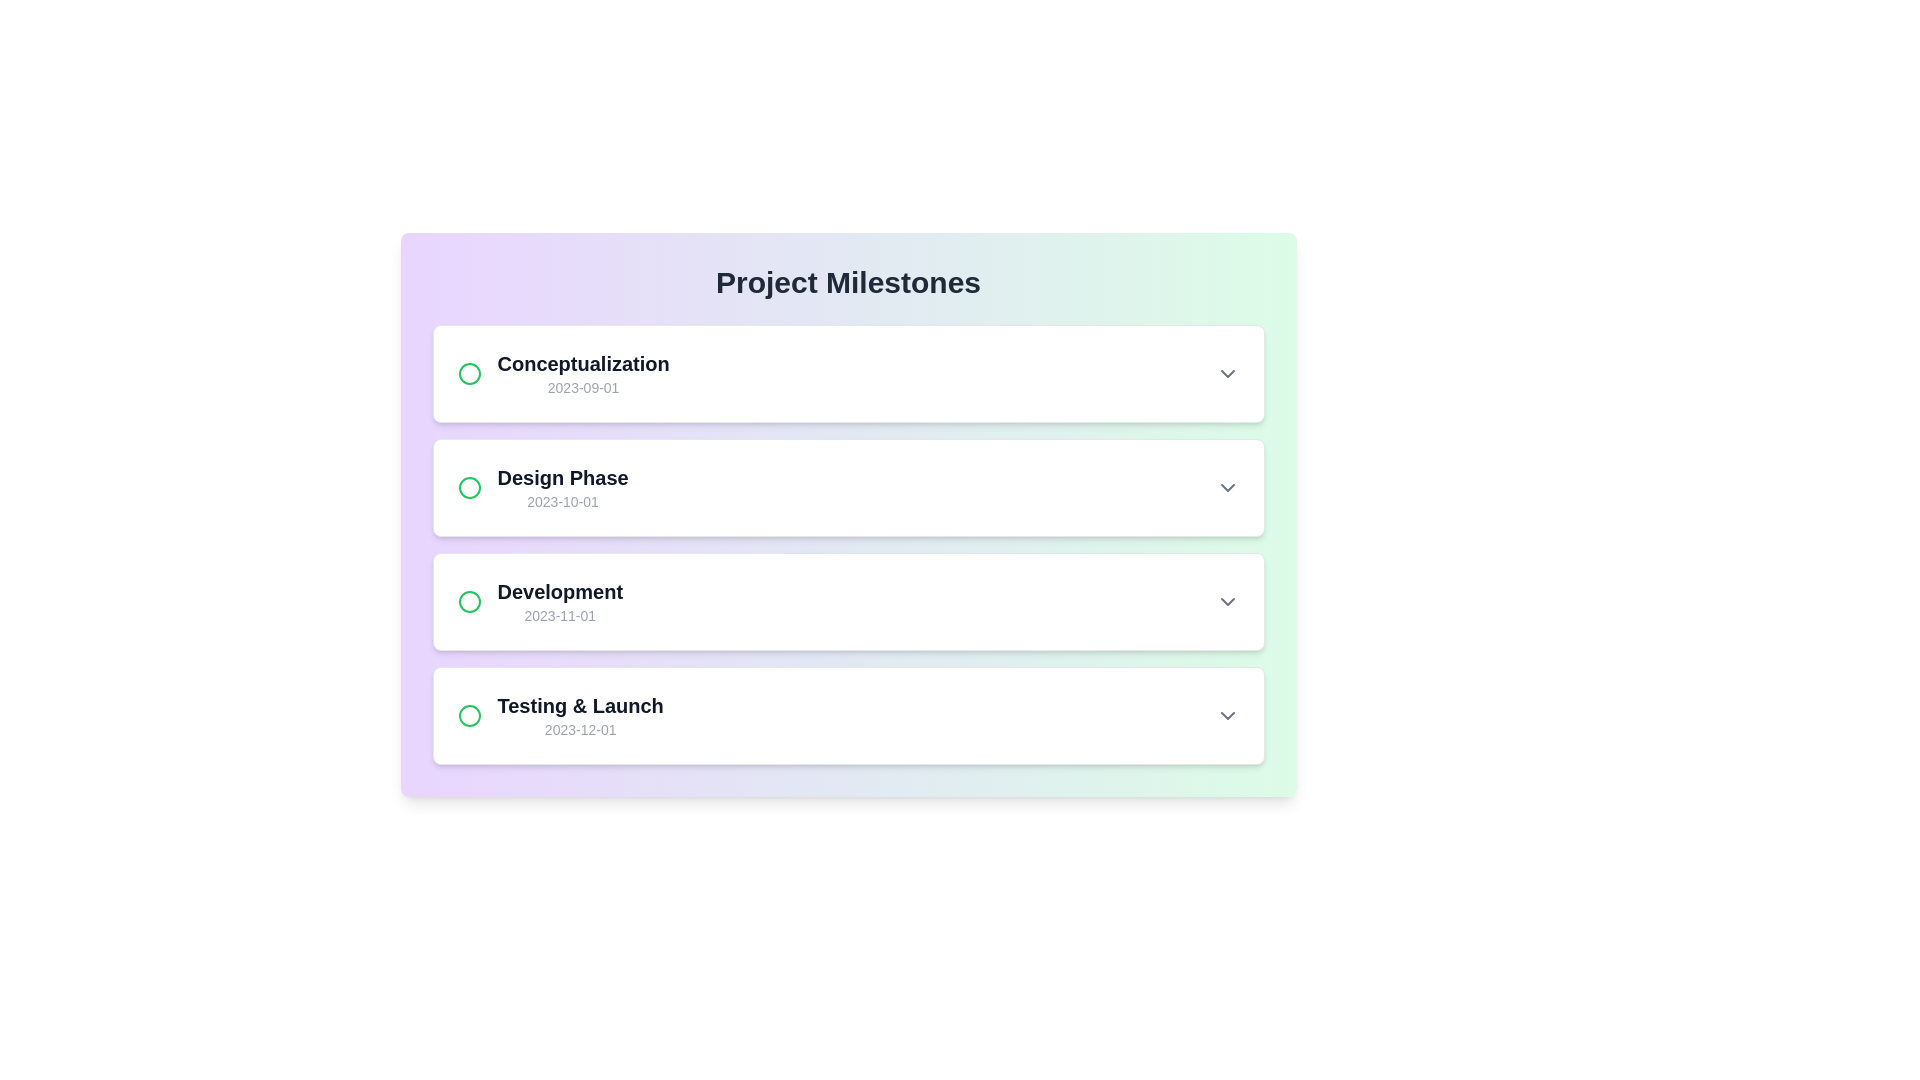 The image size is (1920, 1080). Describe the element at coordinates (562, 488) in the screenshot. I see `the milestone label titled 'Design Phase' with the subtitle '2023-10-01', located in the second row of the 'Project Milestones' list` at that location.